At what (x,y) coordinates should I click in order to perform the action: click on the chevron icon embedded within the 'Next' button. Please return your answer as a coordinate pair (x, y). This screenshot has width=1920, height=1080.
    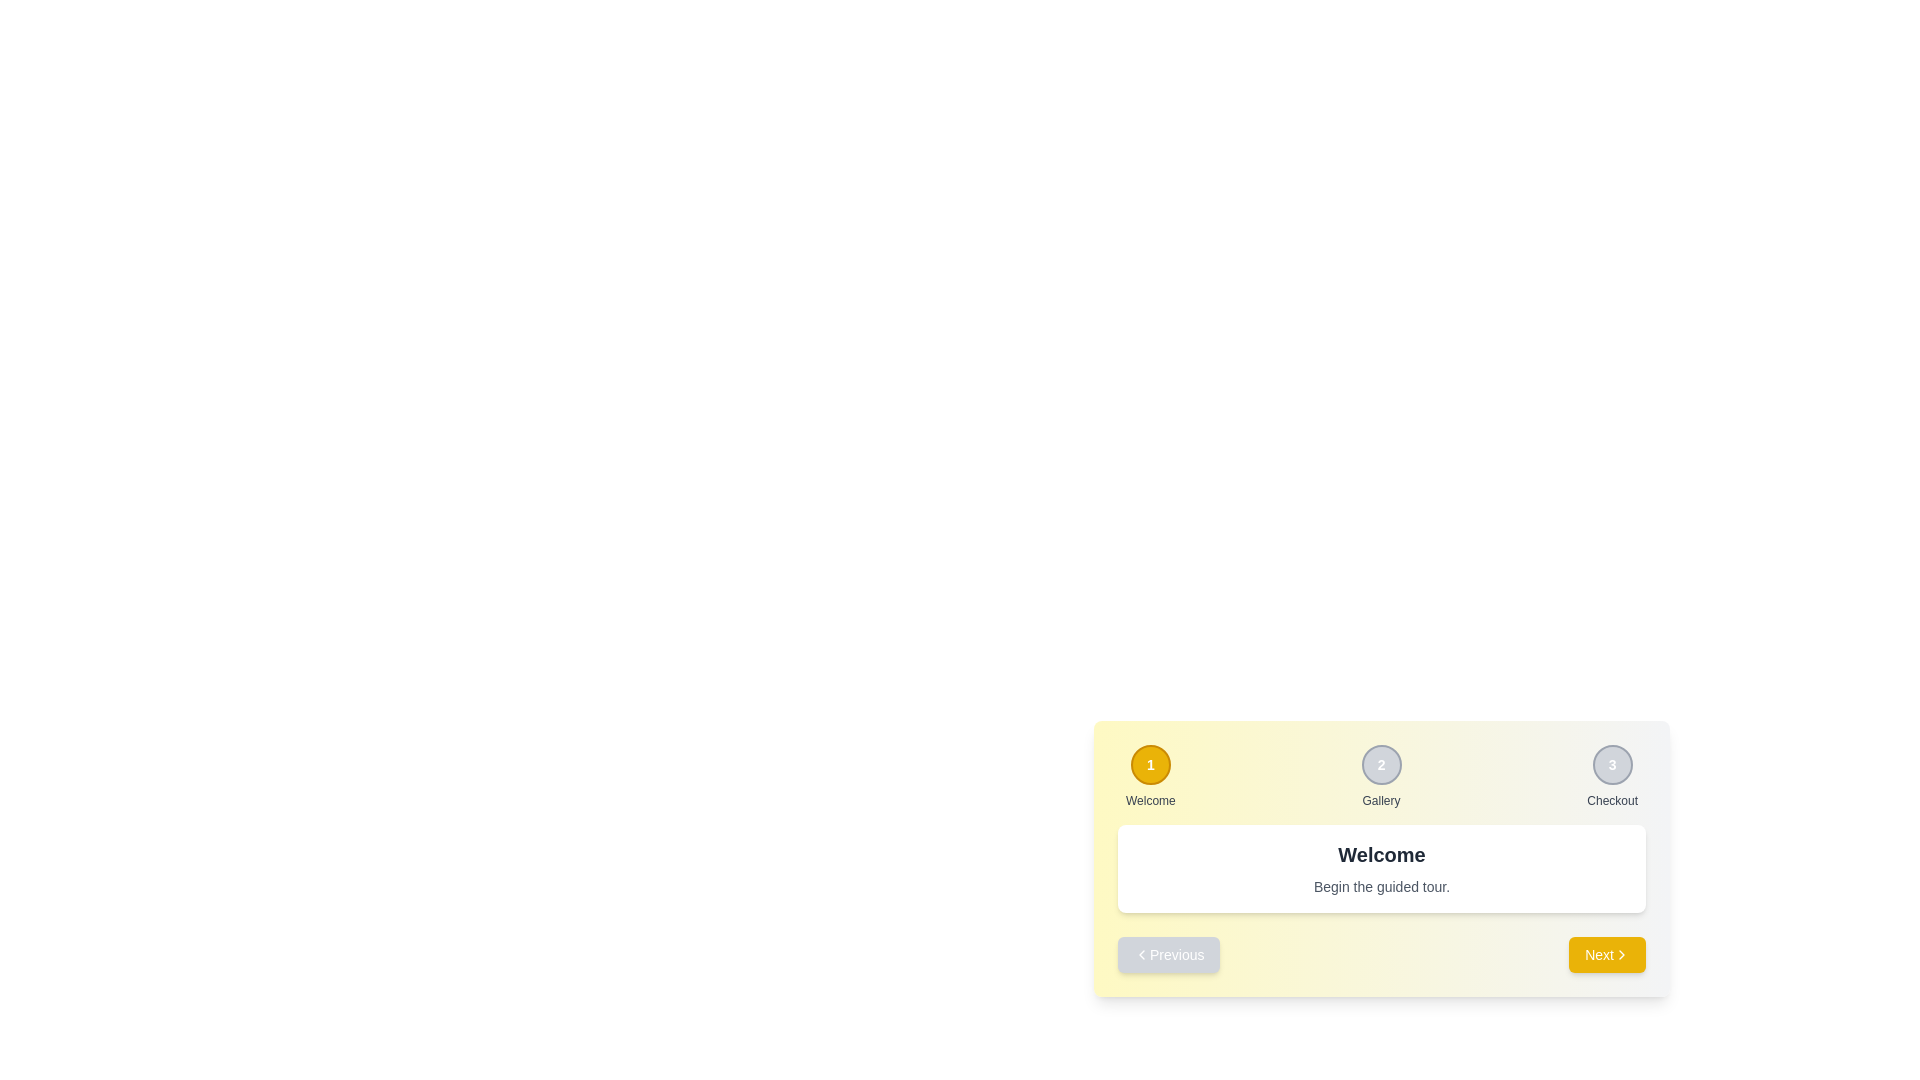
    Looking at the image, I should click on (1622, 954).